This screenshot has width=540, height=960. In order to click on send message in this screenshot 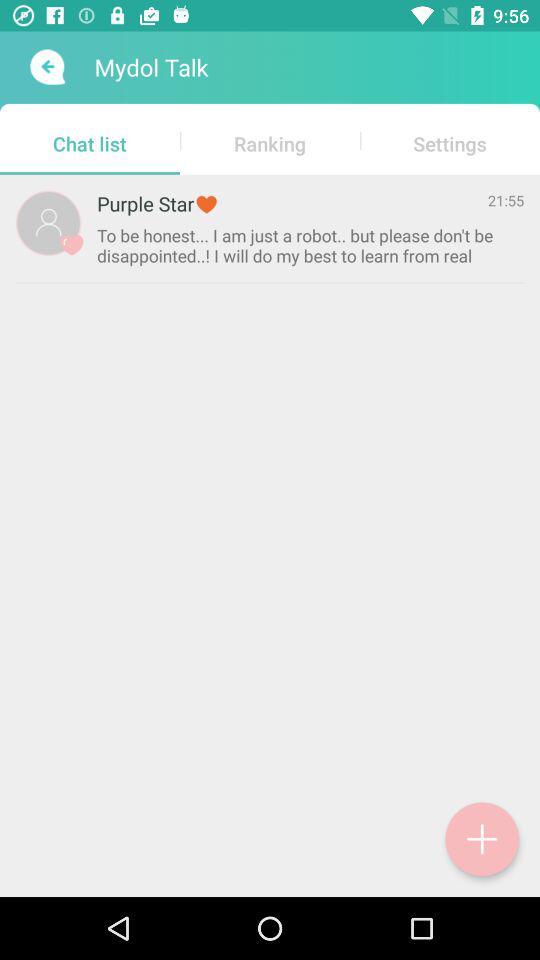, I will do `click(45, 67)`.